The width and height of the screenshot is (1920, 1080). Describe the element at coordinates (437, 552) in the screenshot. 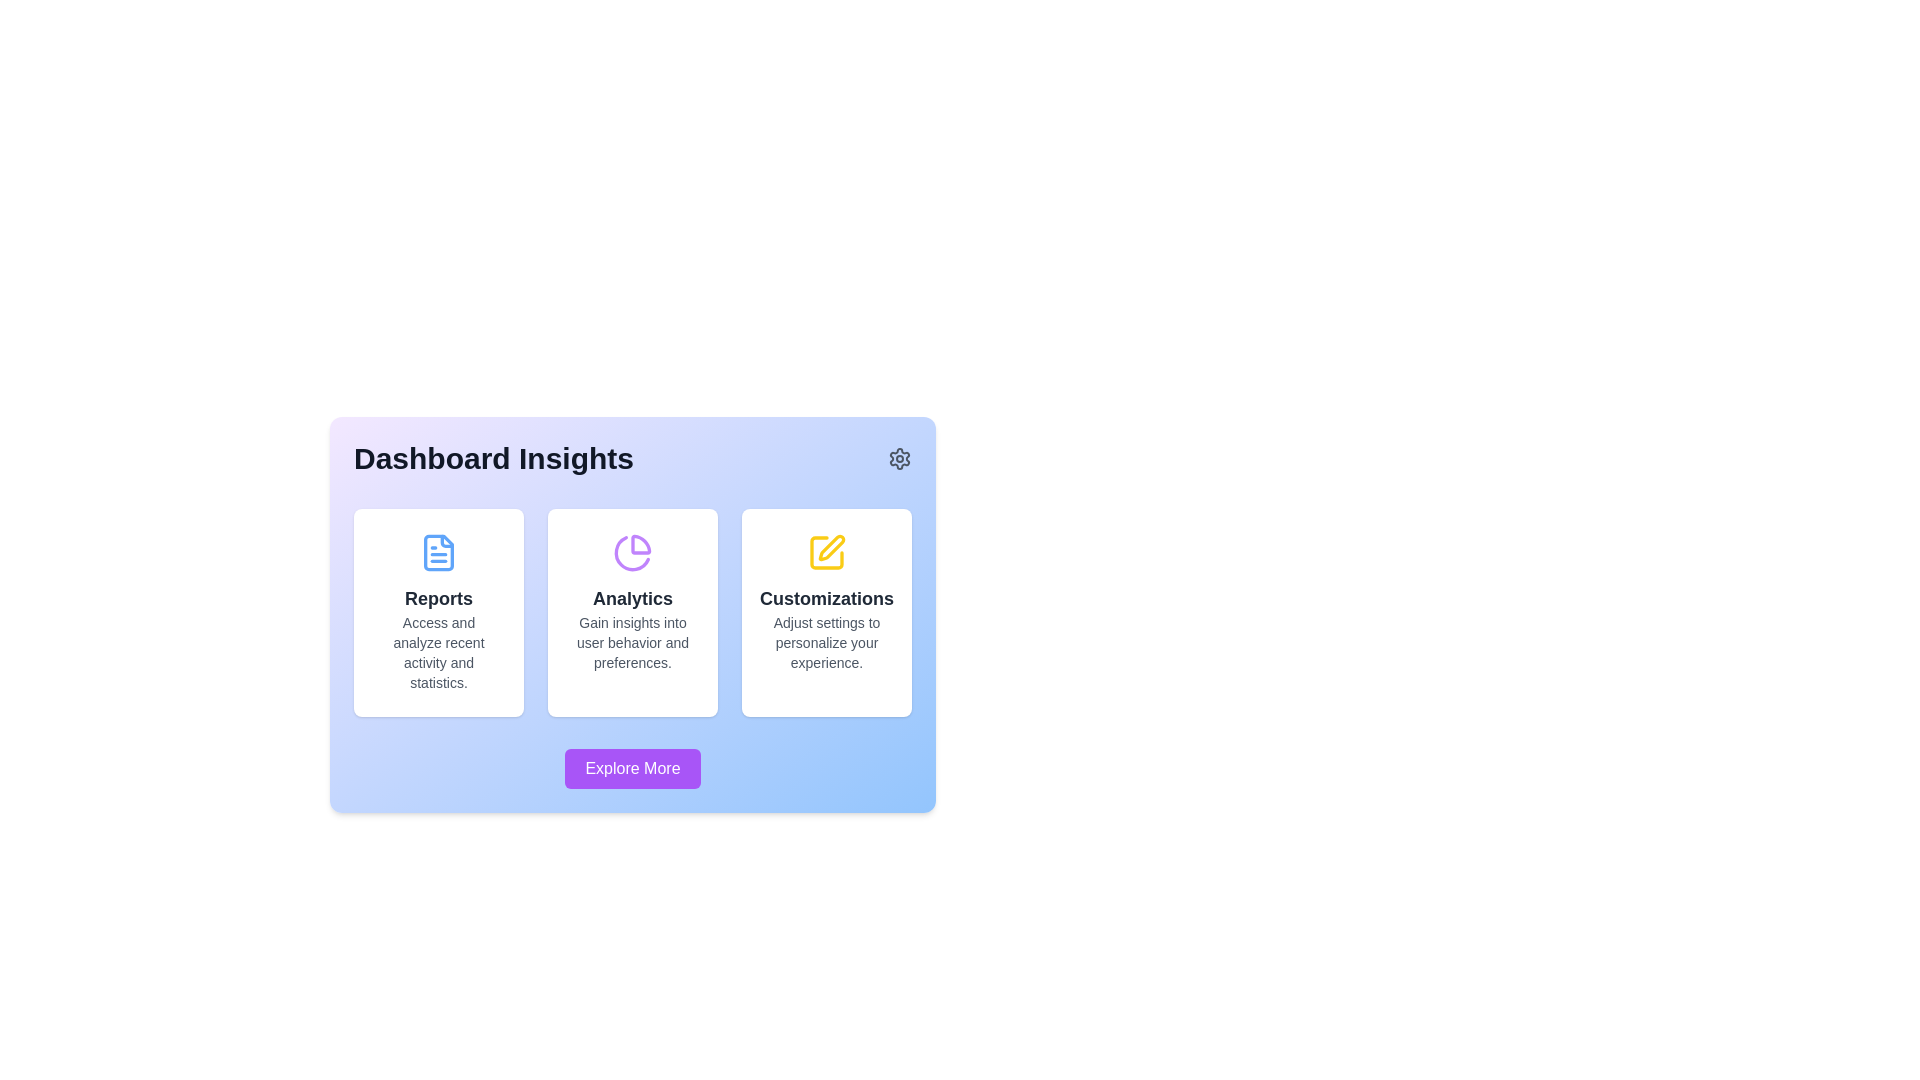

I see `the decorative illustration of a stylized document icon with a blue hue located in the top-left corner of the 'Reports' card` at that location.